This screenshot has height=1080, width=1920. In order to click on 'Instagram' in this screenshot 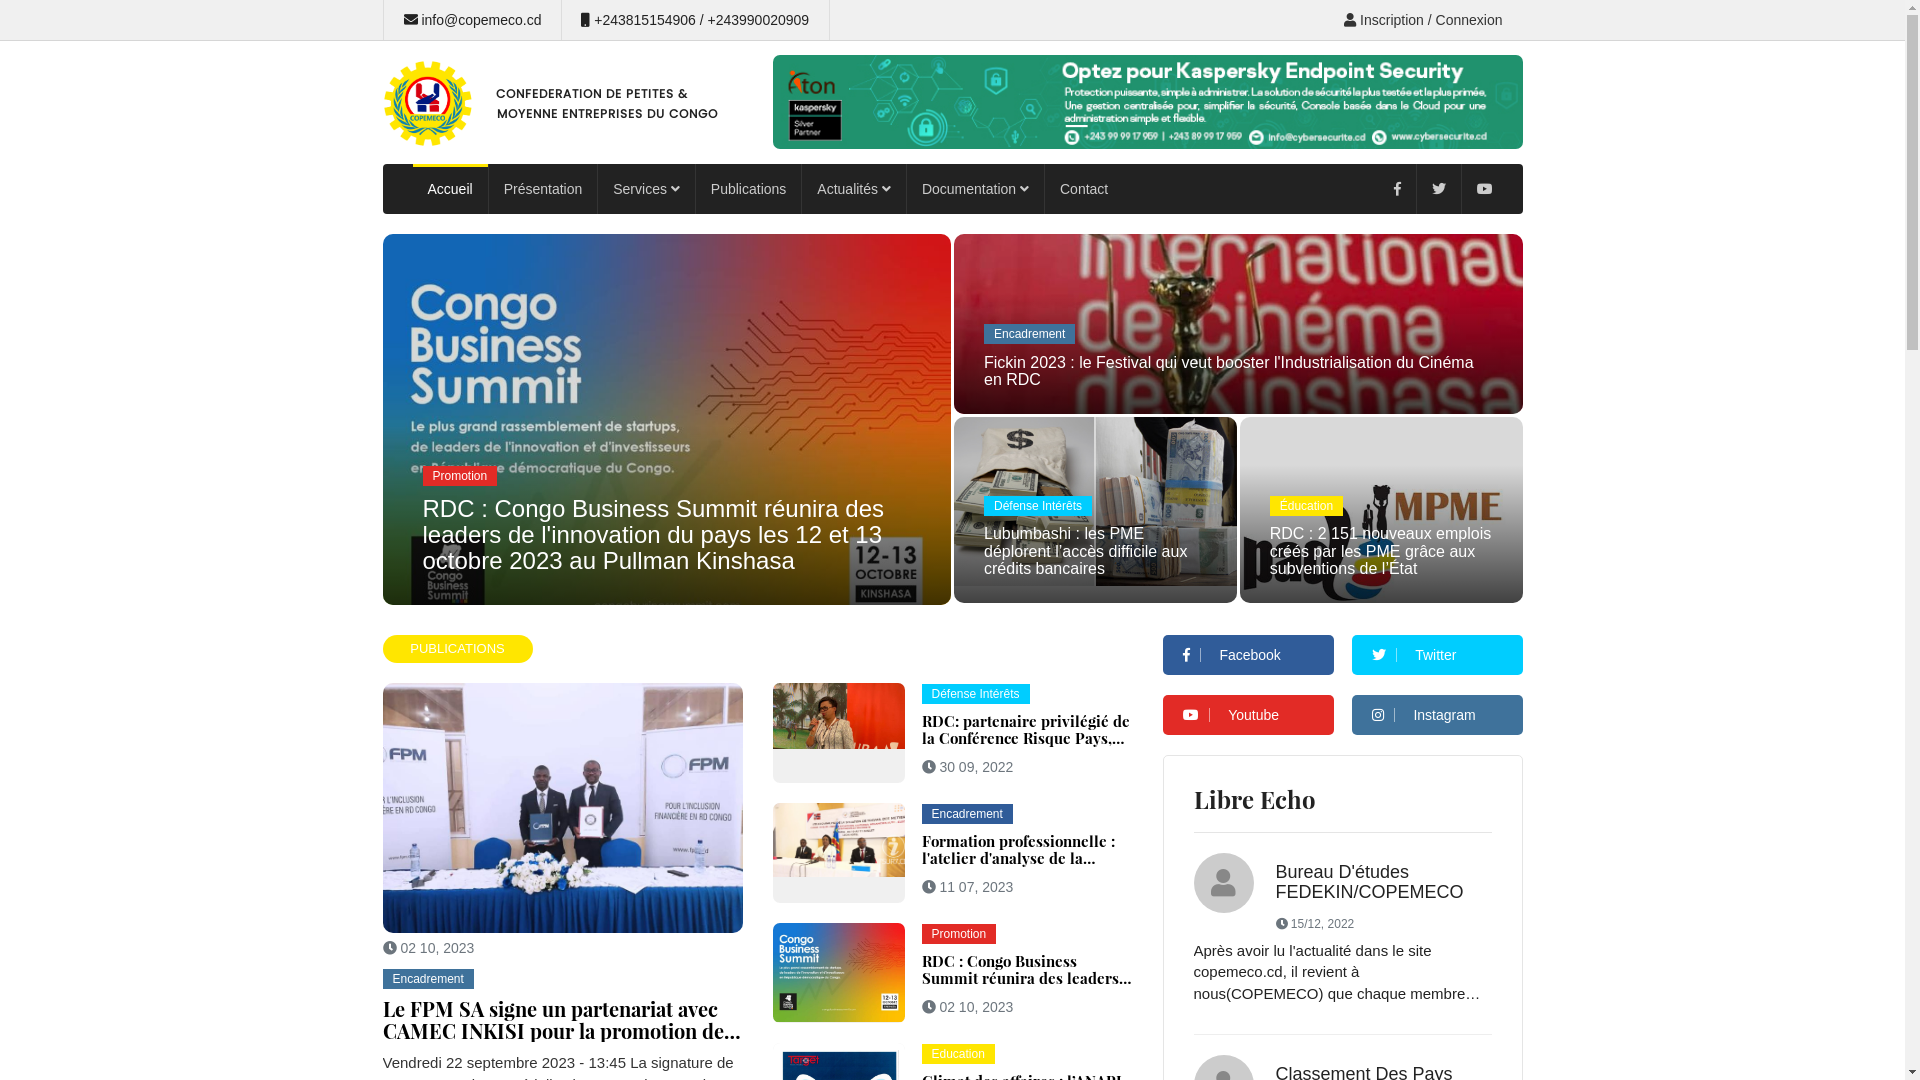, I will do `click(1436, 713)`.